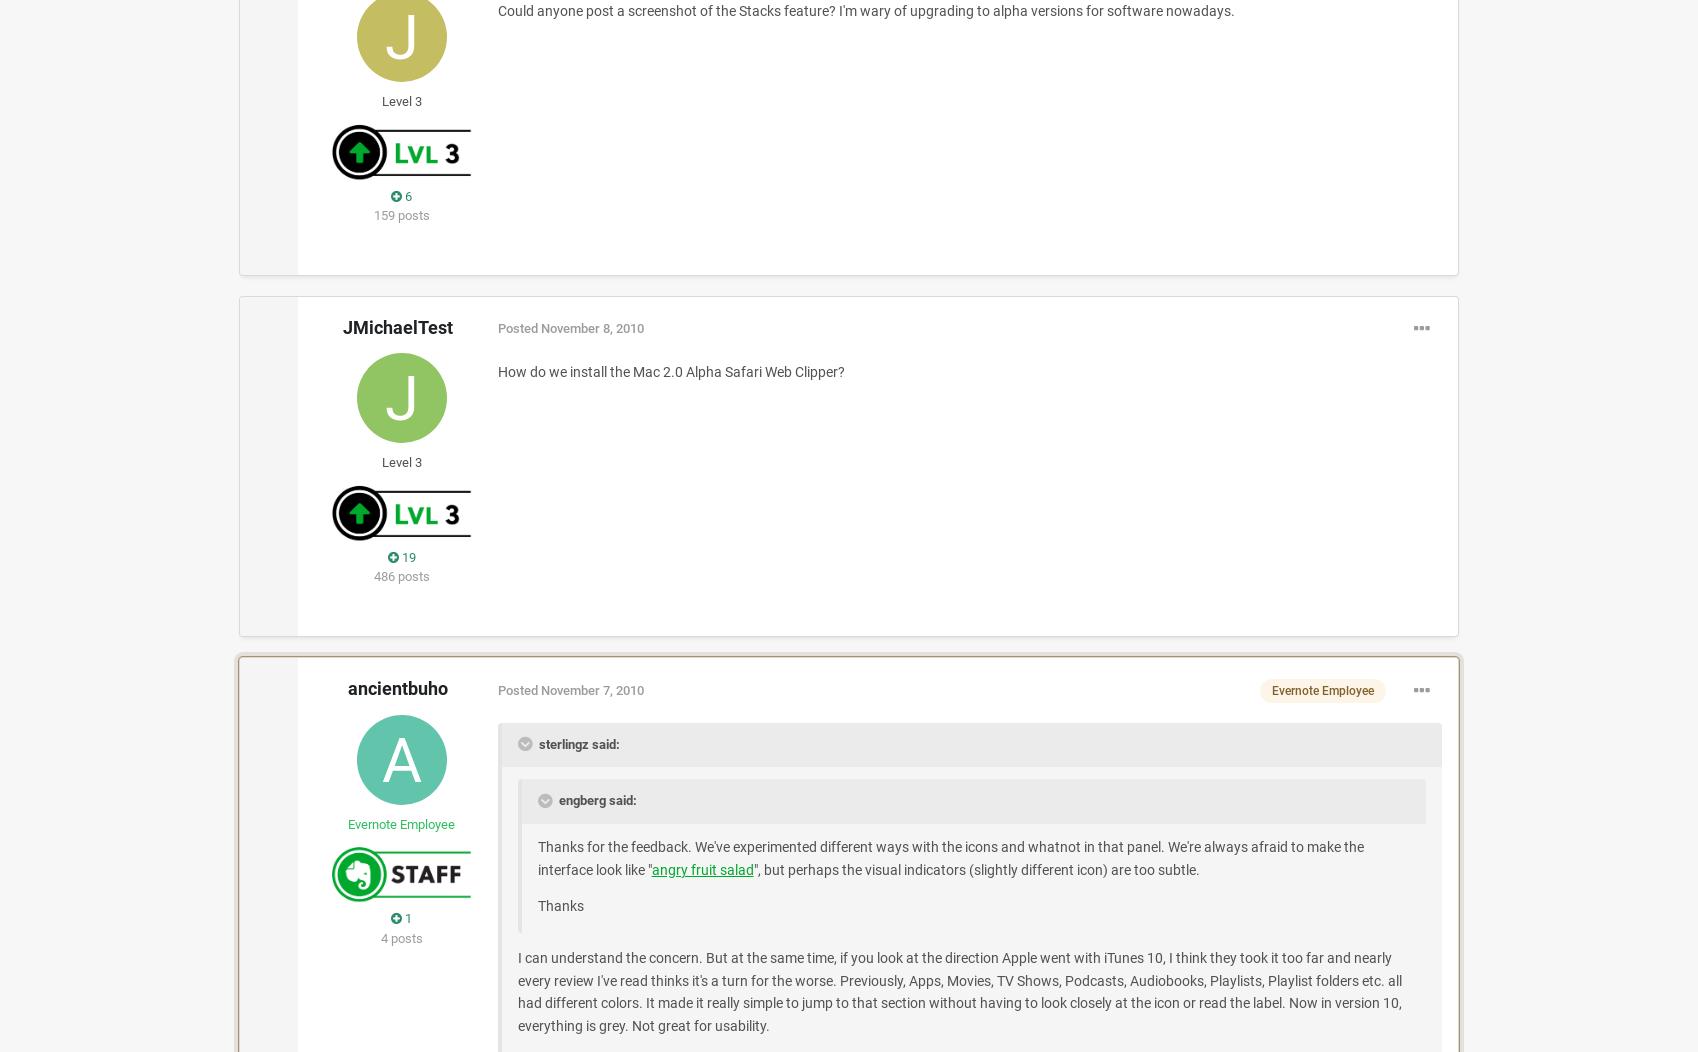 The width and height of the screenshot is (1698, 1052). I want to click on '159 posts', so click(401, 215).